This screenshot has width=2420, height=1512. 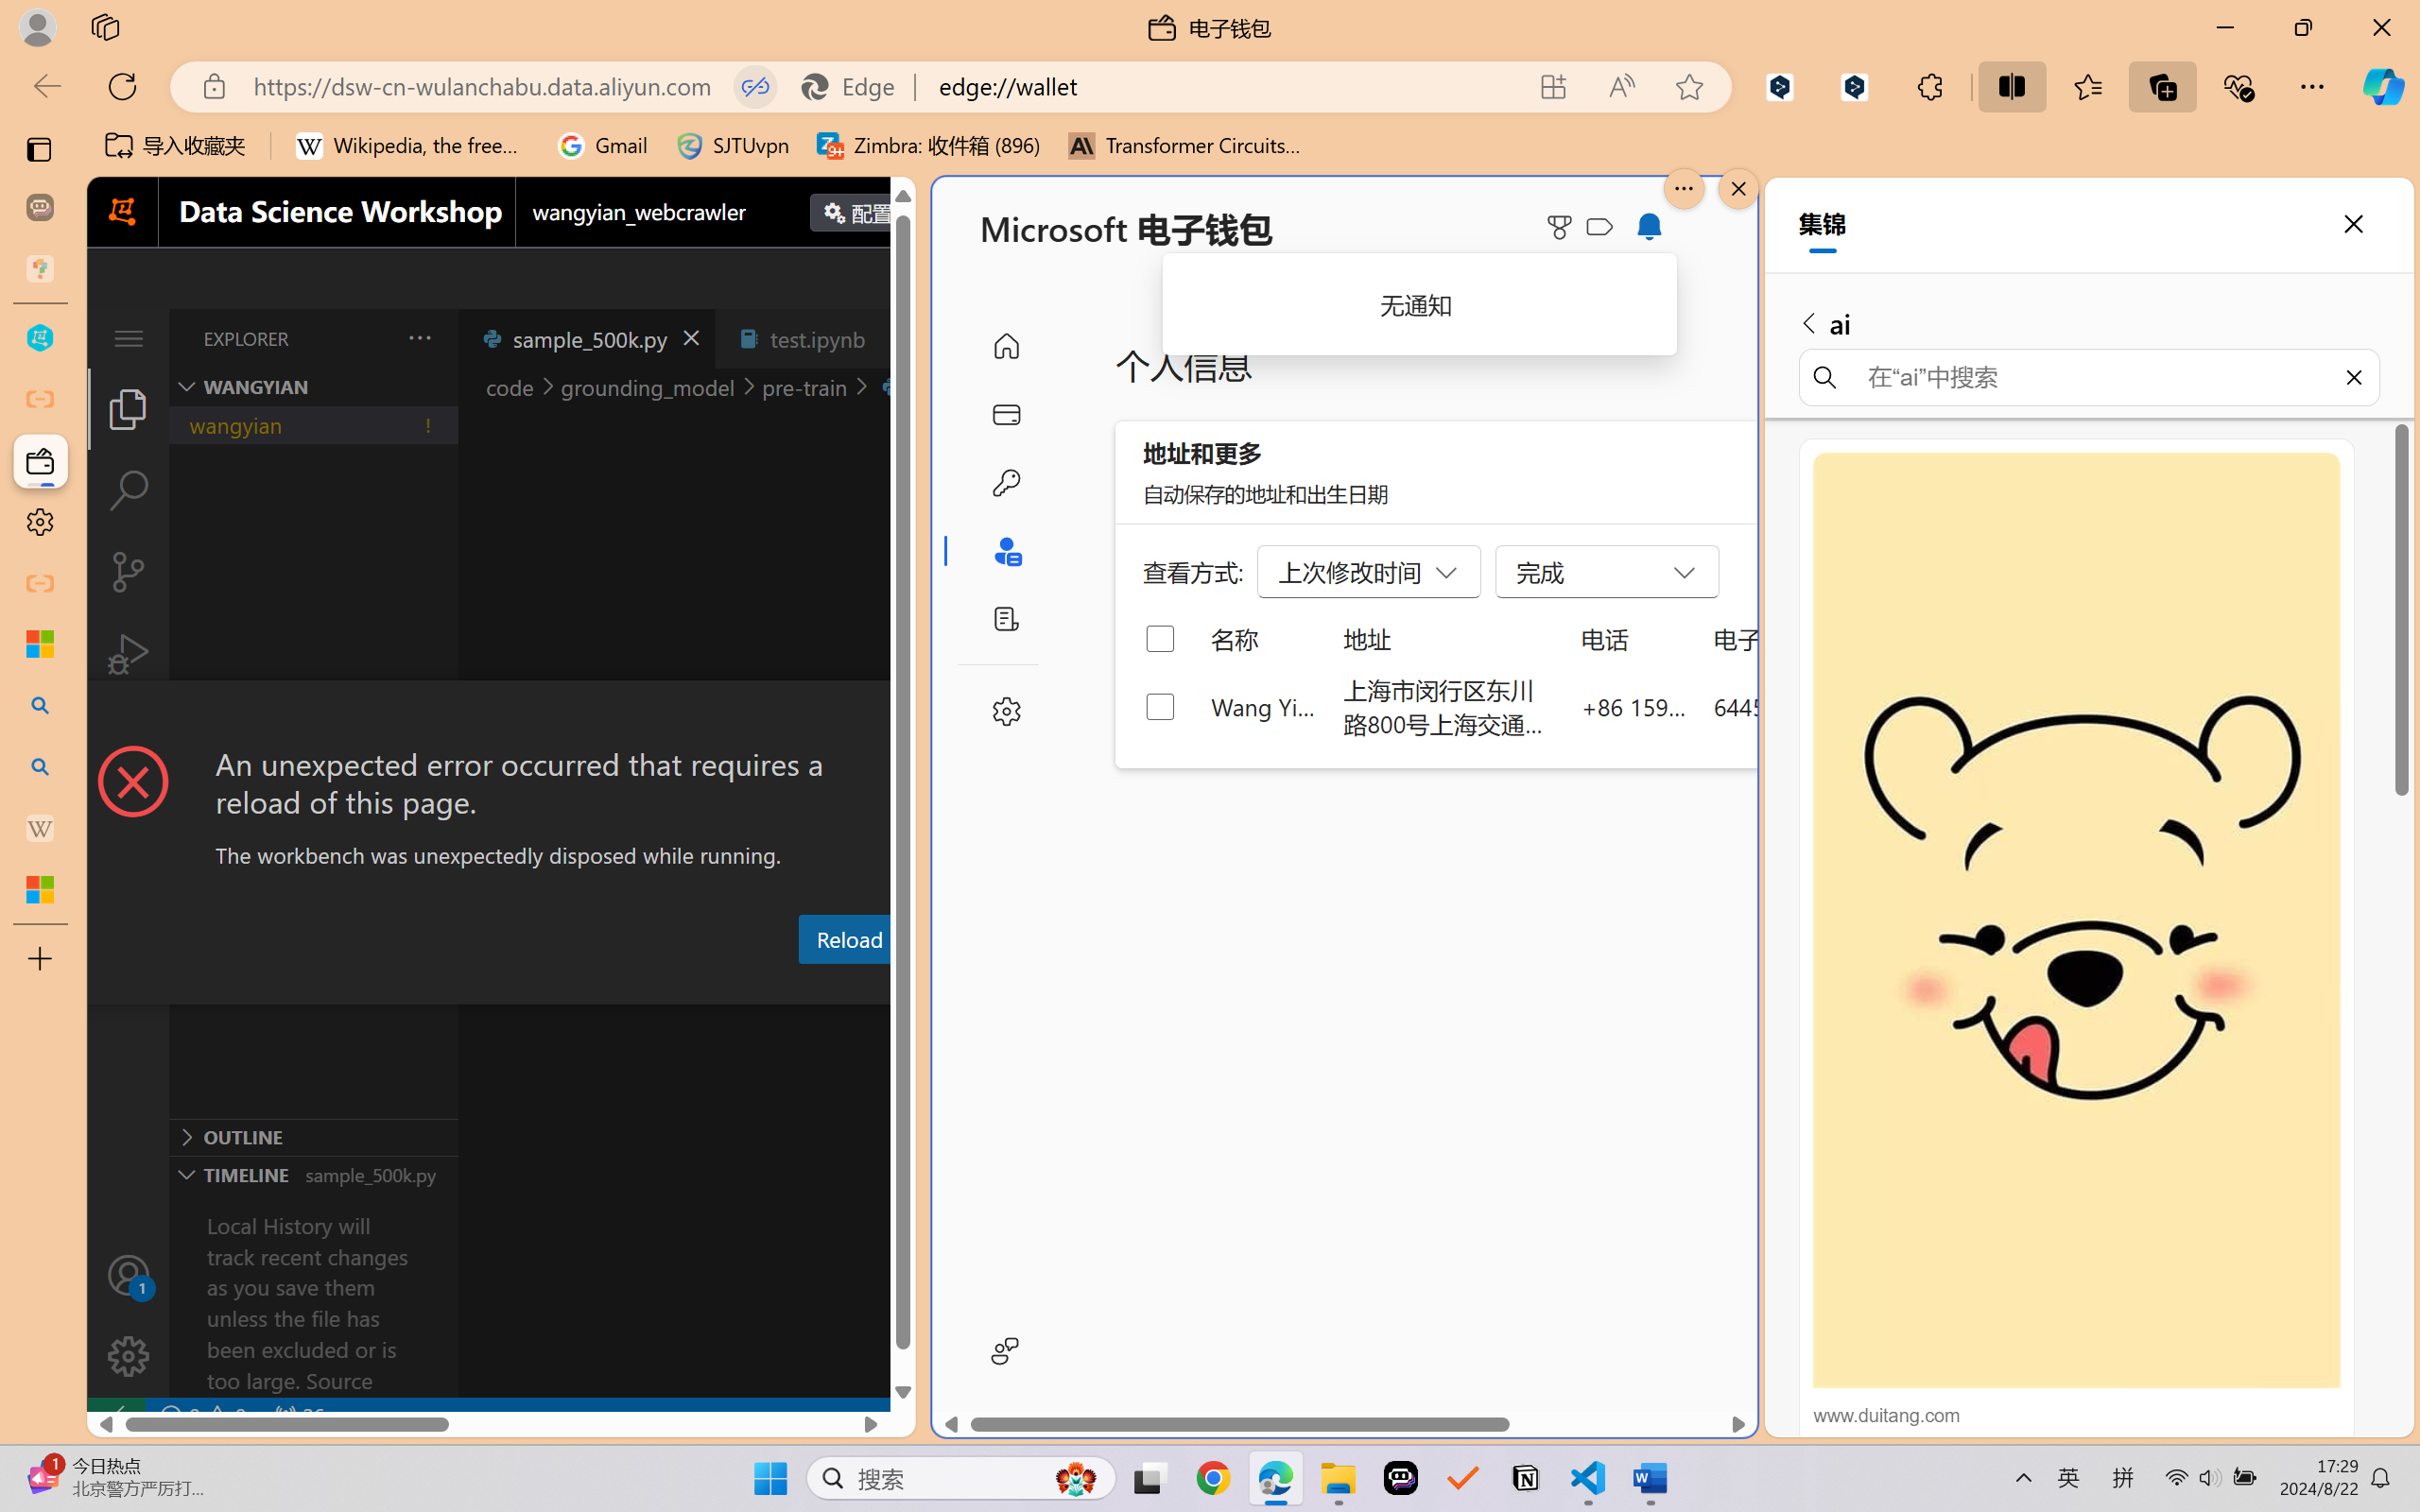 I want to click on 'Microsoft Rewards', so click(x=1563, y=227).